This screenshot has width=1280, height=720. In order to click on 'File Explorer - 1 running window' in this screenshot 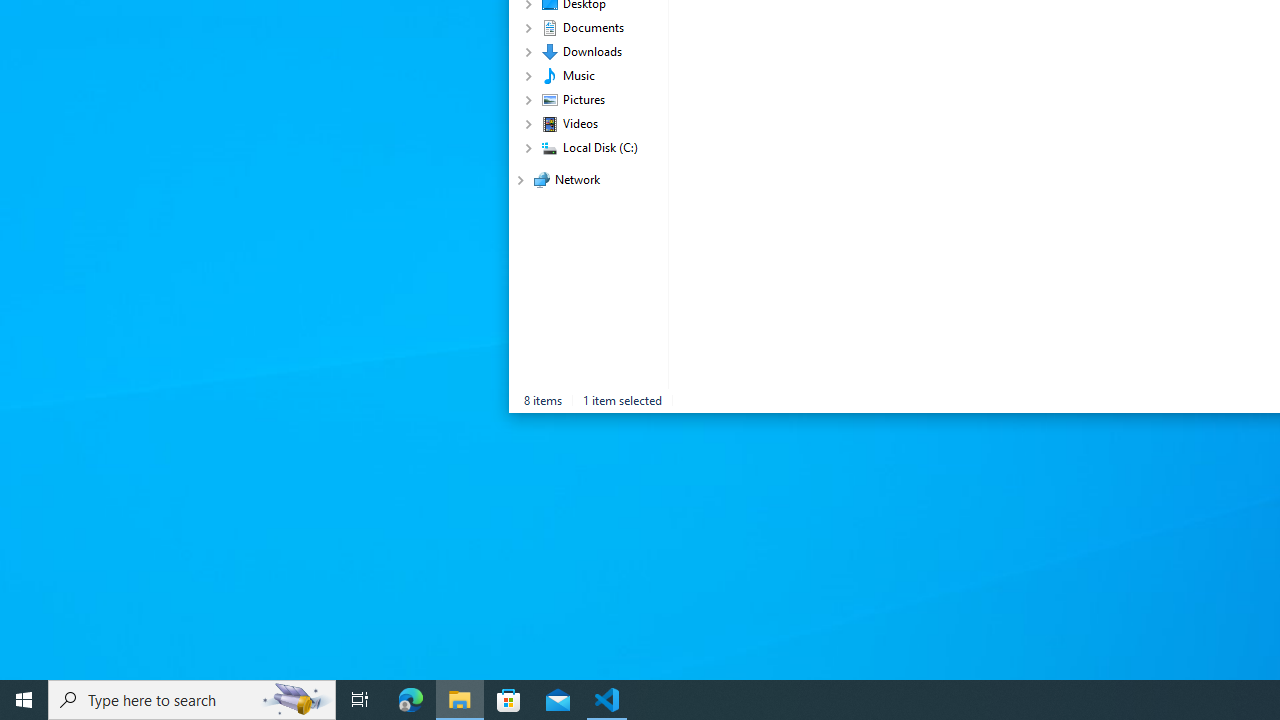, I will do `click(459, 698)`.